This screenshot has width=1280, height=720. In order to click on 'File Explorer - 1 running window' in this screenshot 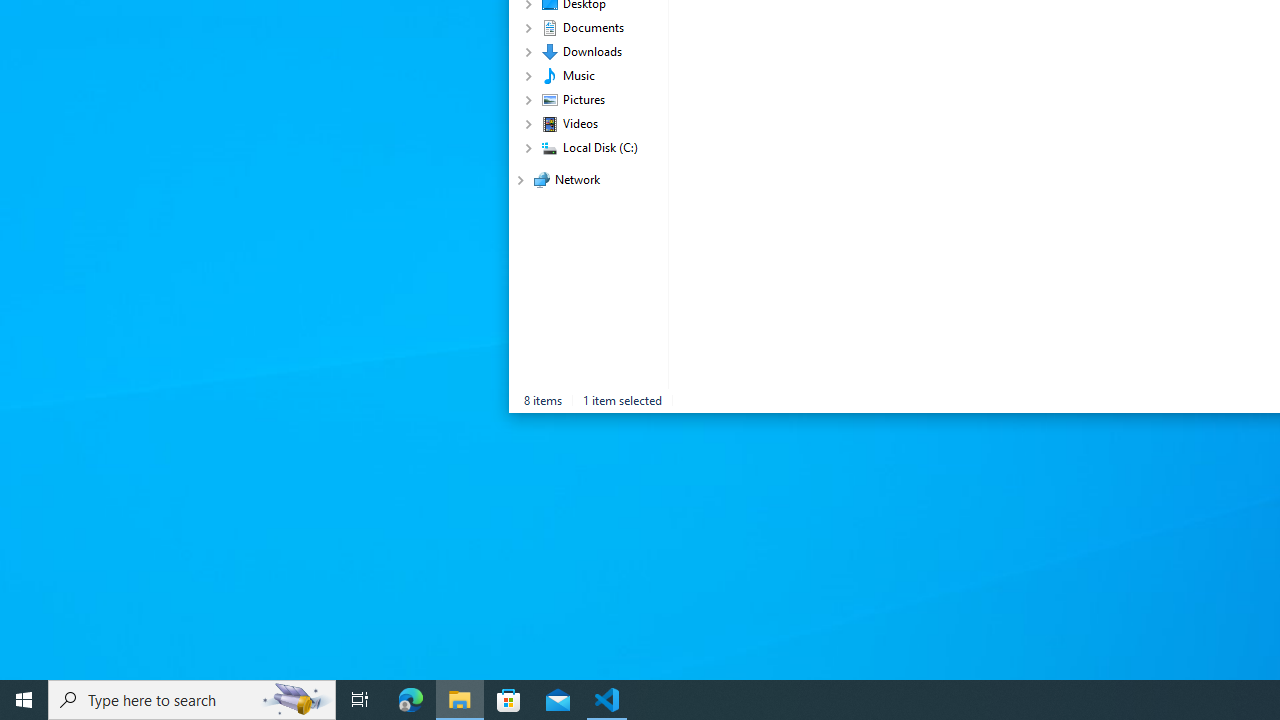, I will do `click(459, 698)`.